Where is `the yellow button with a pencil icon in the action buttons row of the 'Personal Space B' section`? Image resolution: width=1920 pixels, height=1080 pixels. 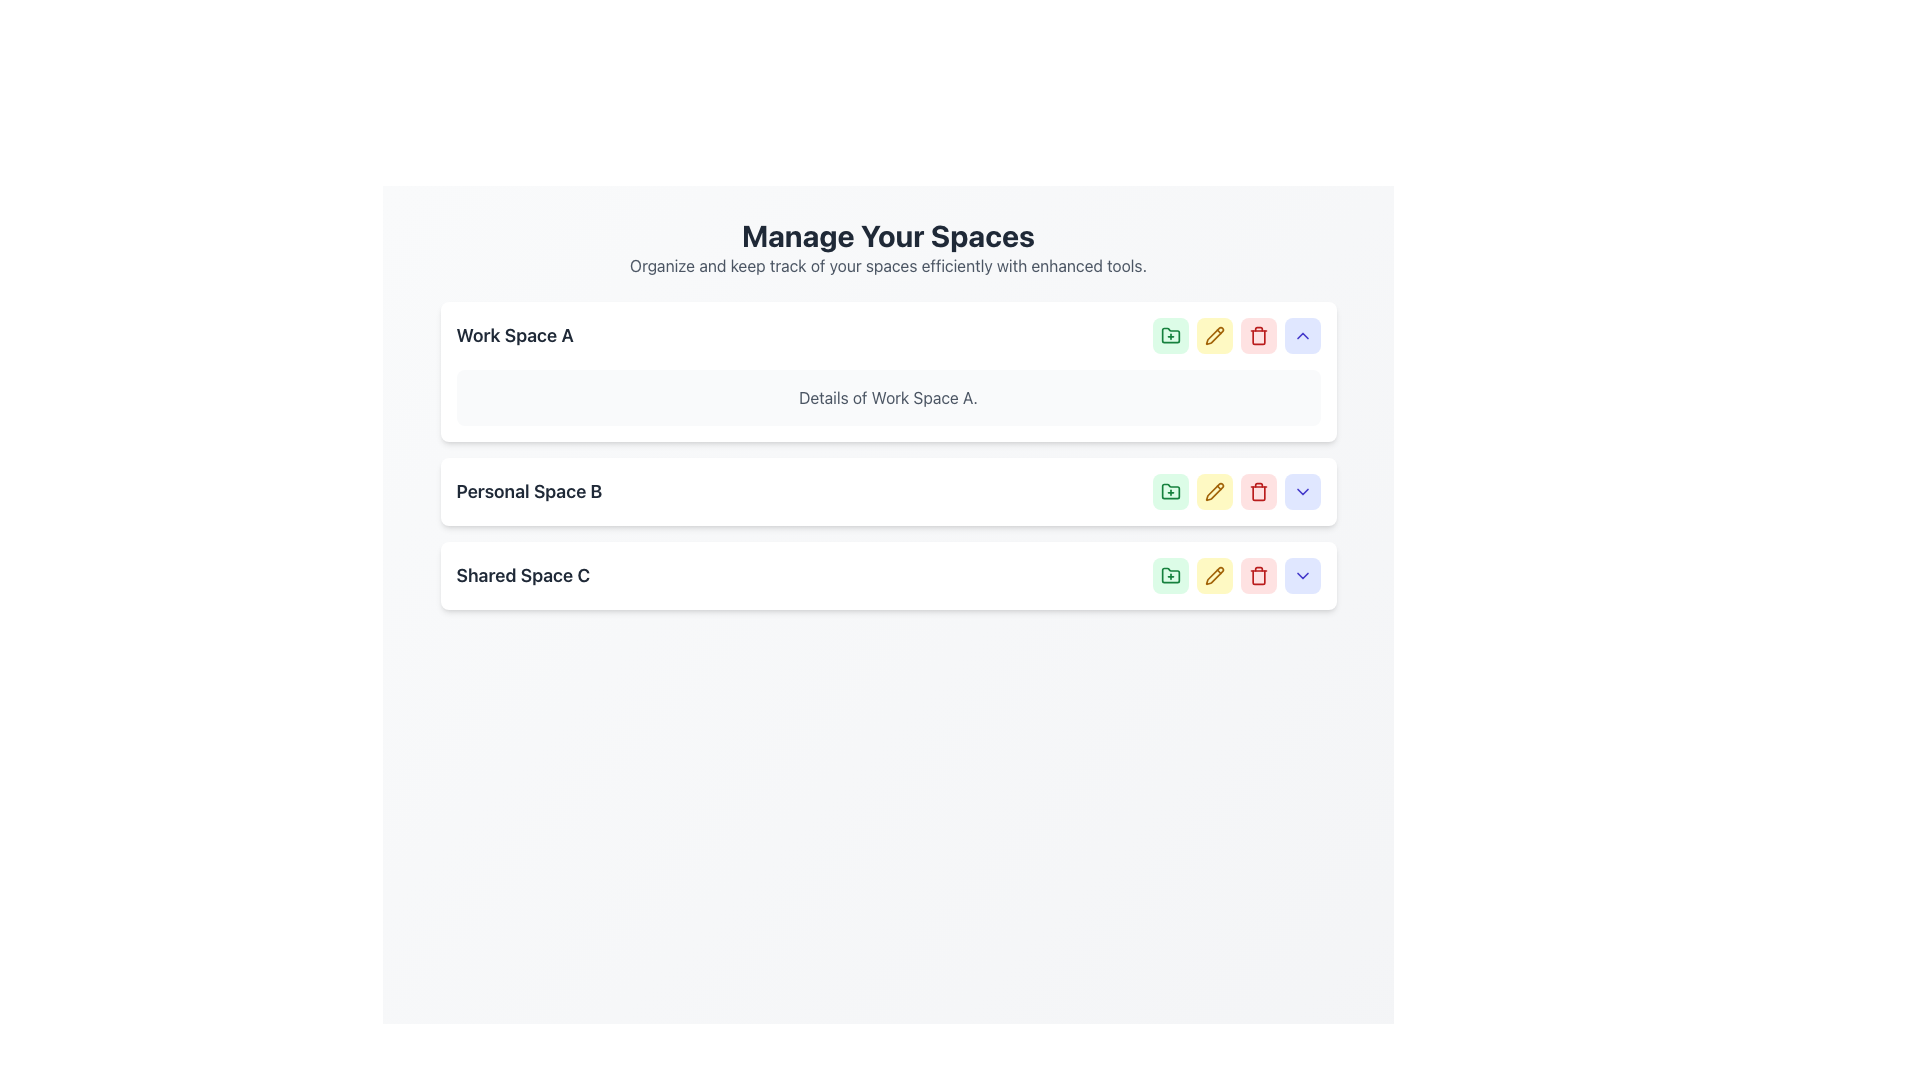
the yellow button with a pencil icon in the action buttons row of the 'Personal Space B' section is located at coordinates (1235, 492).